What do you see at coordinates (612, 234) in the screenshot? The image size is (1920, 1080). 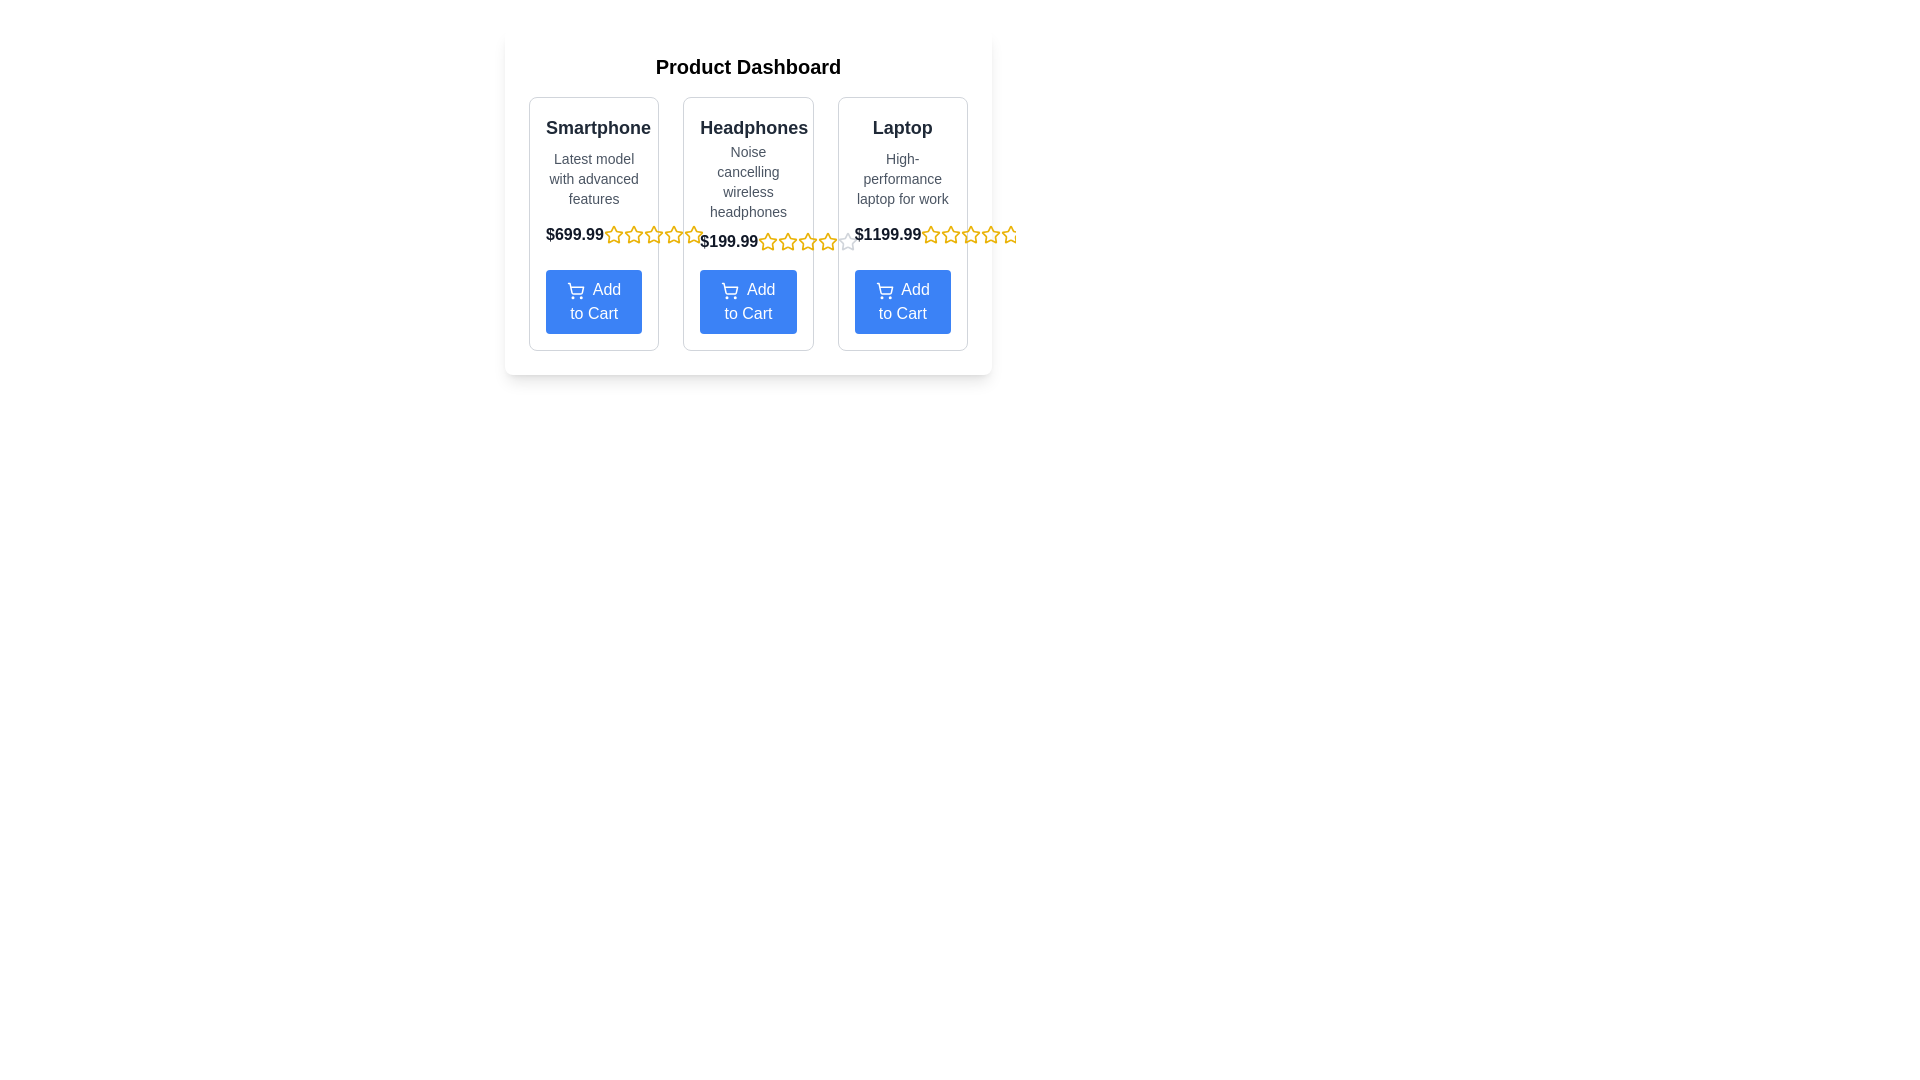 I see `the second star icon in the rating system located under the price '$699.99' for the 'Smartphone' product section` at bounding box center [612, 234].